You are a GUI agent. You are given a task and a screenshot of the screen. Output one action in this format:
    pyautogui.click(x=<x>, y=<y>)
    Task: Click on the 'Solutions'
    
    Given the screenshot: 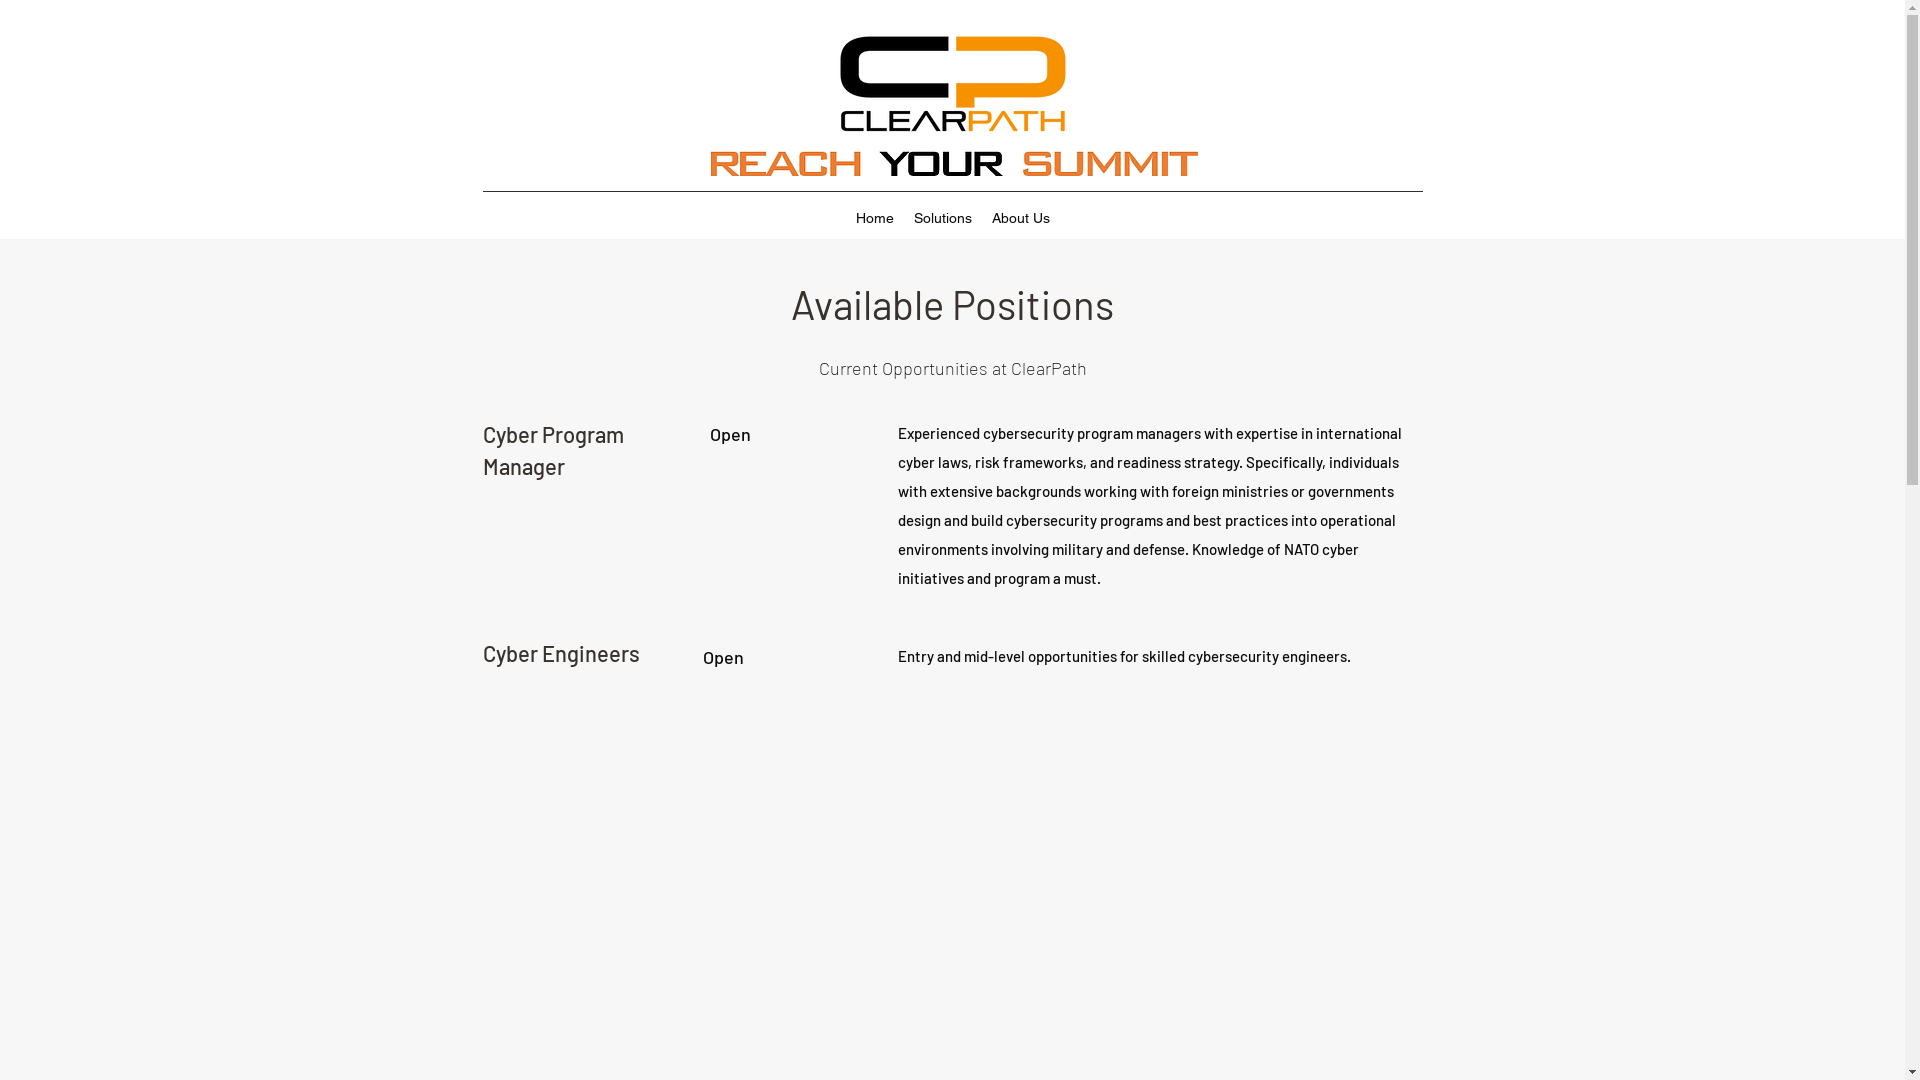 What is the action you would take?
    pyautogui.click(x=941, y=218)
    